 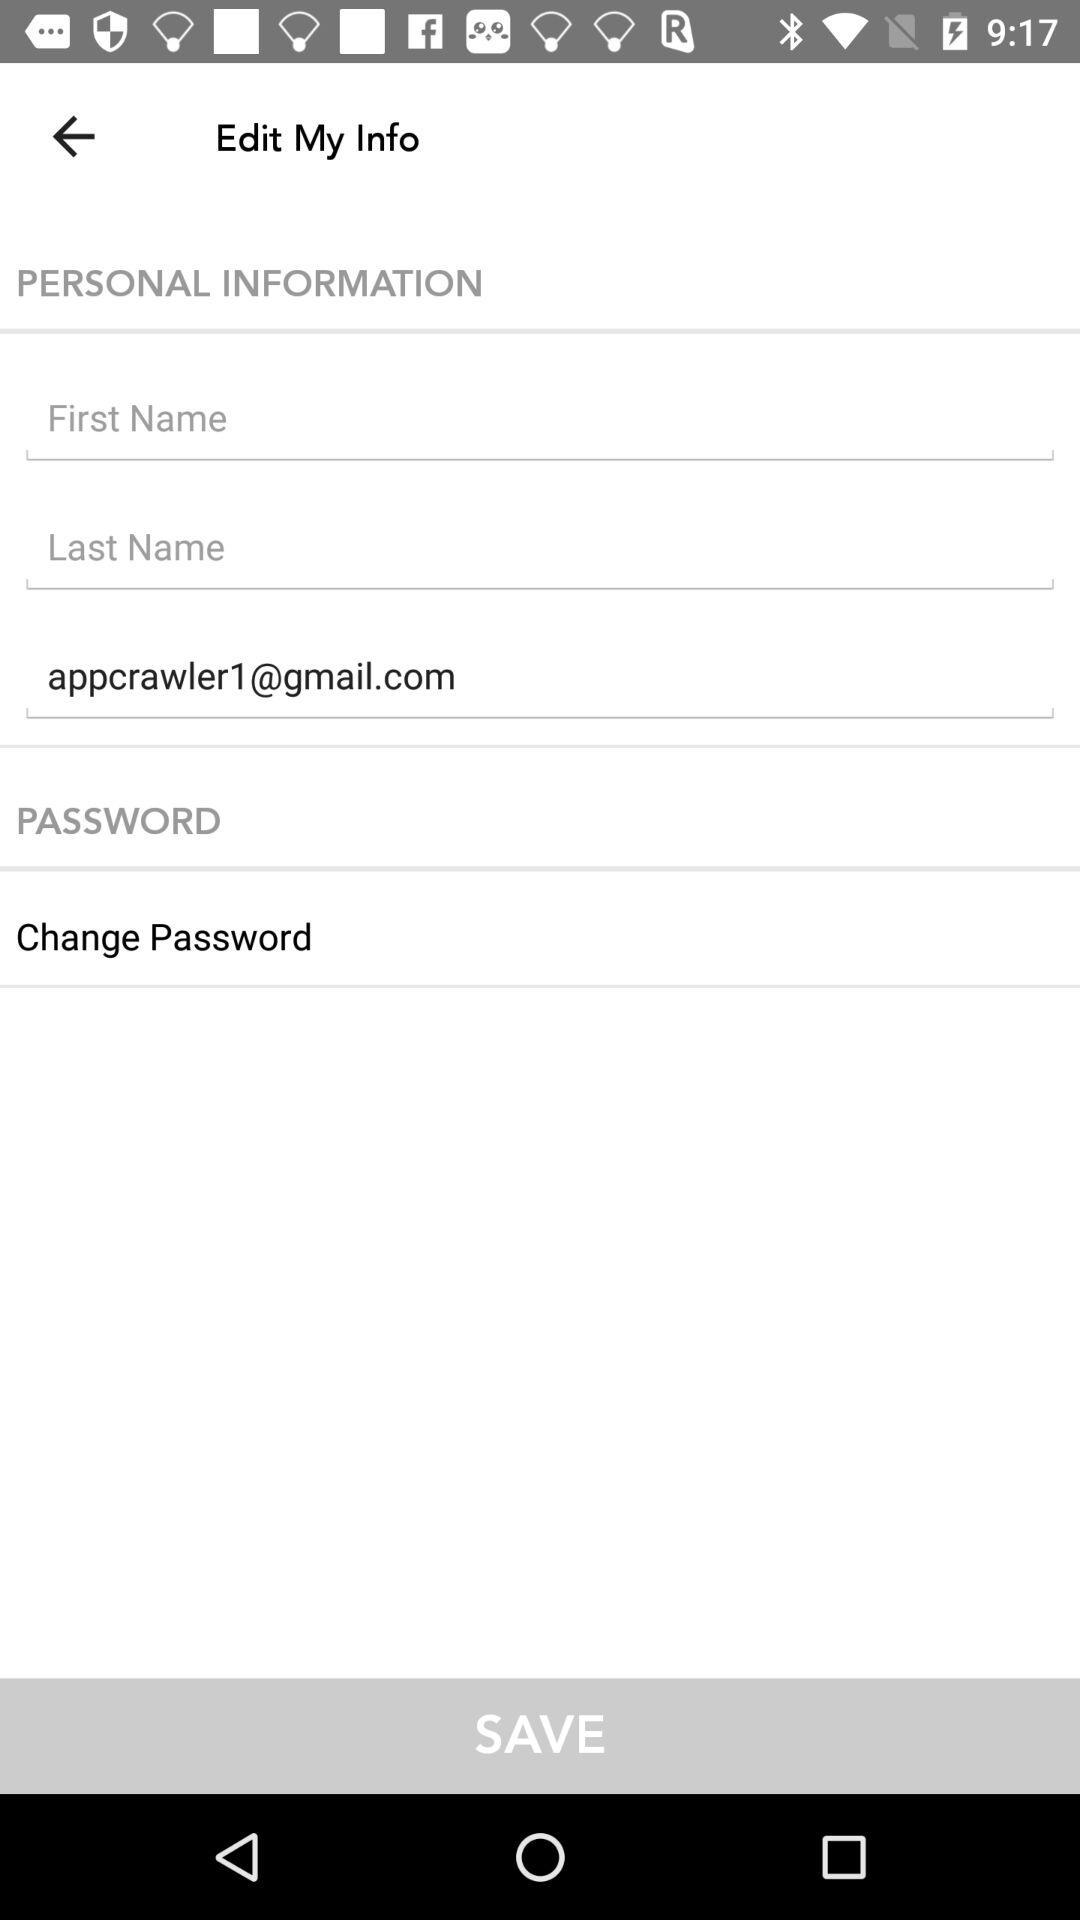 What do you see at coordinates (540, 421) in the screenshot?
I see `input field for first name` at bounding box center [540, 421].